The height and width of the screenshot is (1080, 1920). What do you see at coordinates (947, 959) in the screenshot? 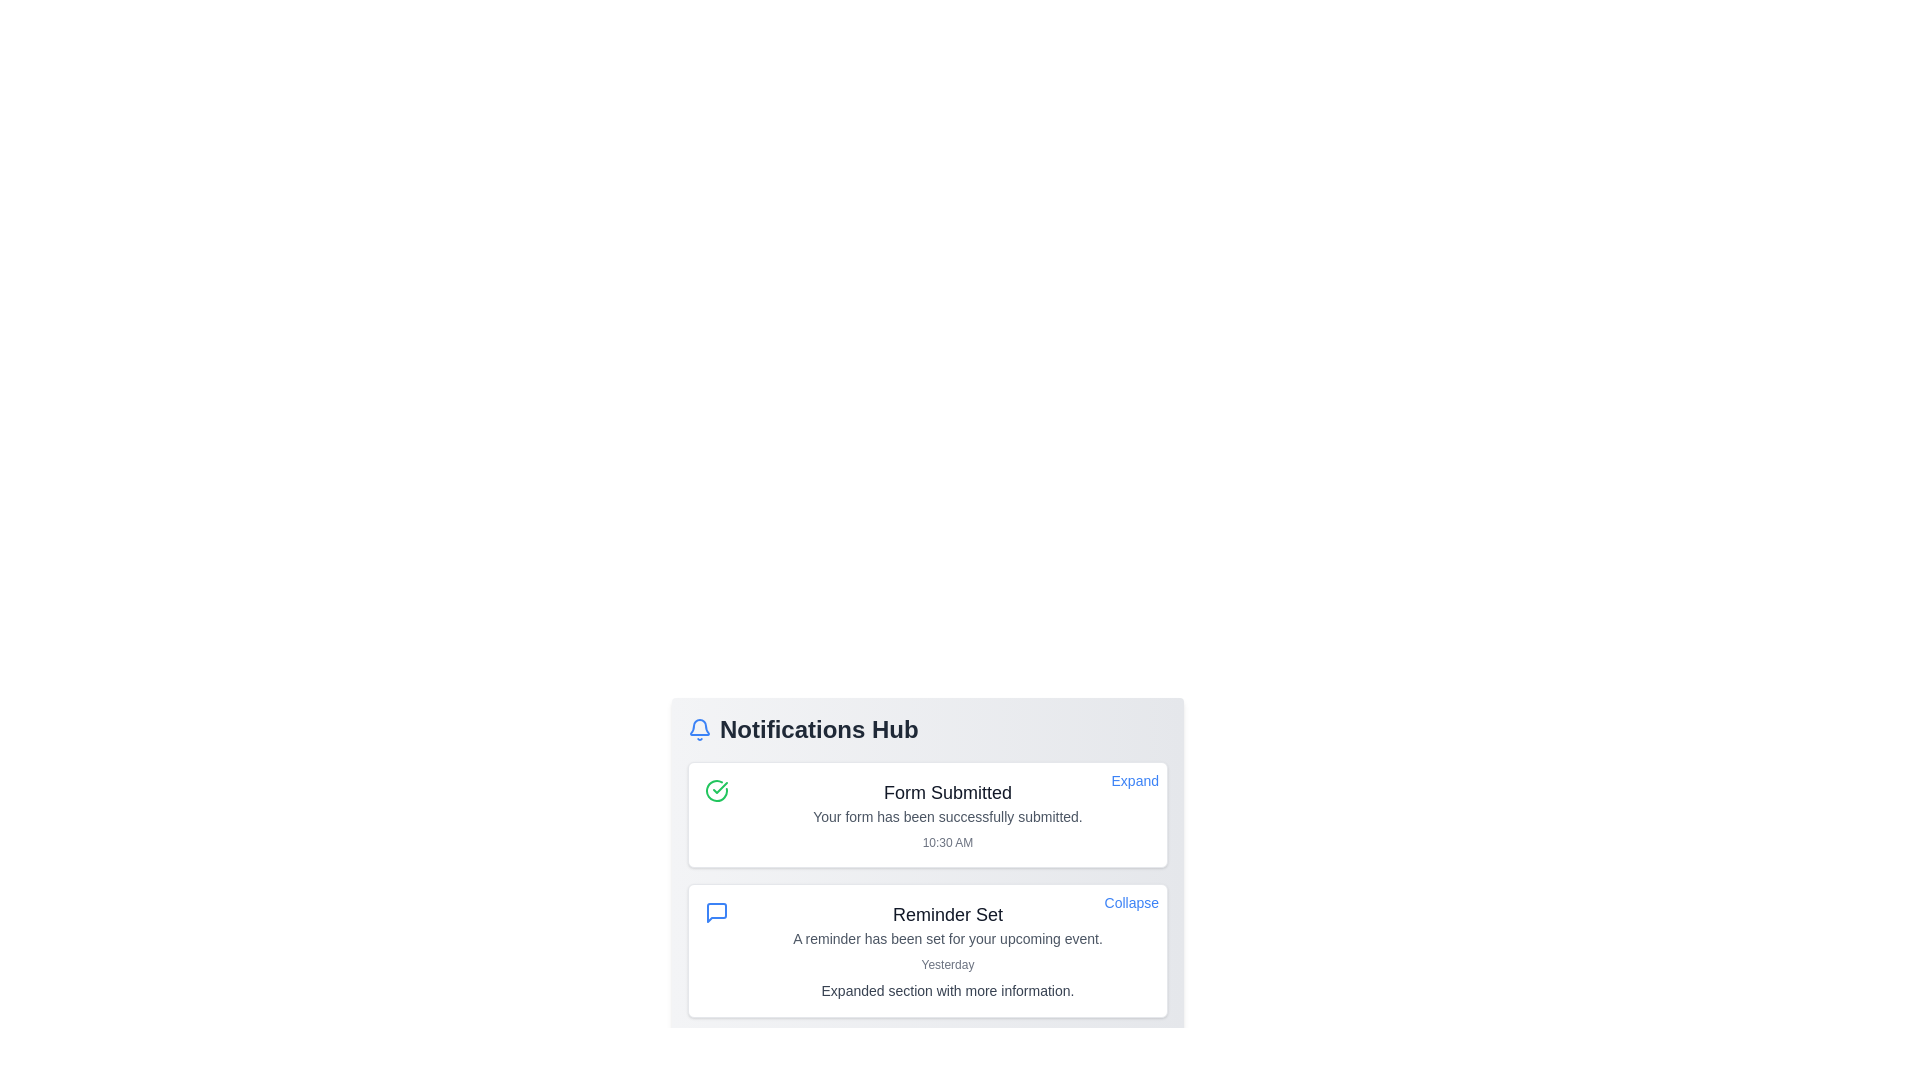
I see `the text label that displays supplementary information related to the notification, positioned between the reminder description and the expanded section in the notification card labeled 'Reminder Set'` at bounding box center [947, 959].